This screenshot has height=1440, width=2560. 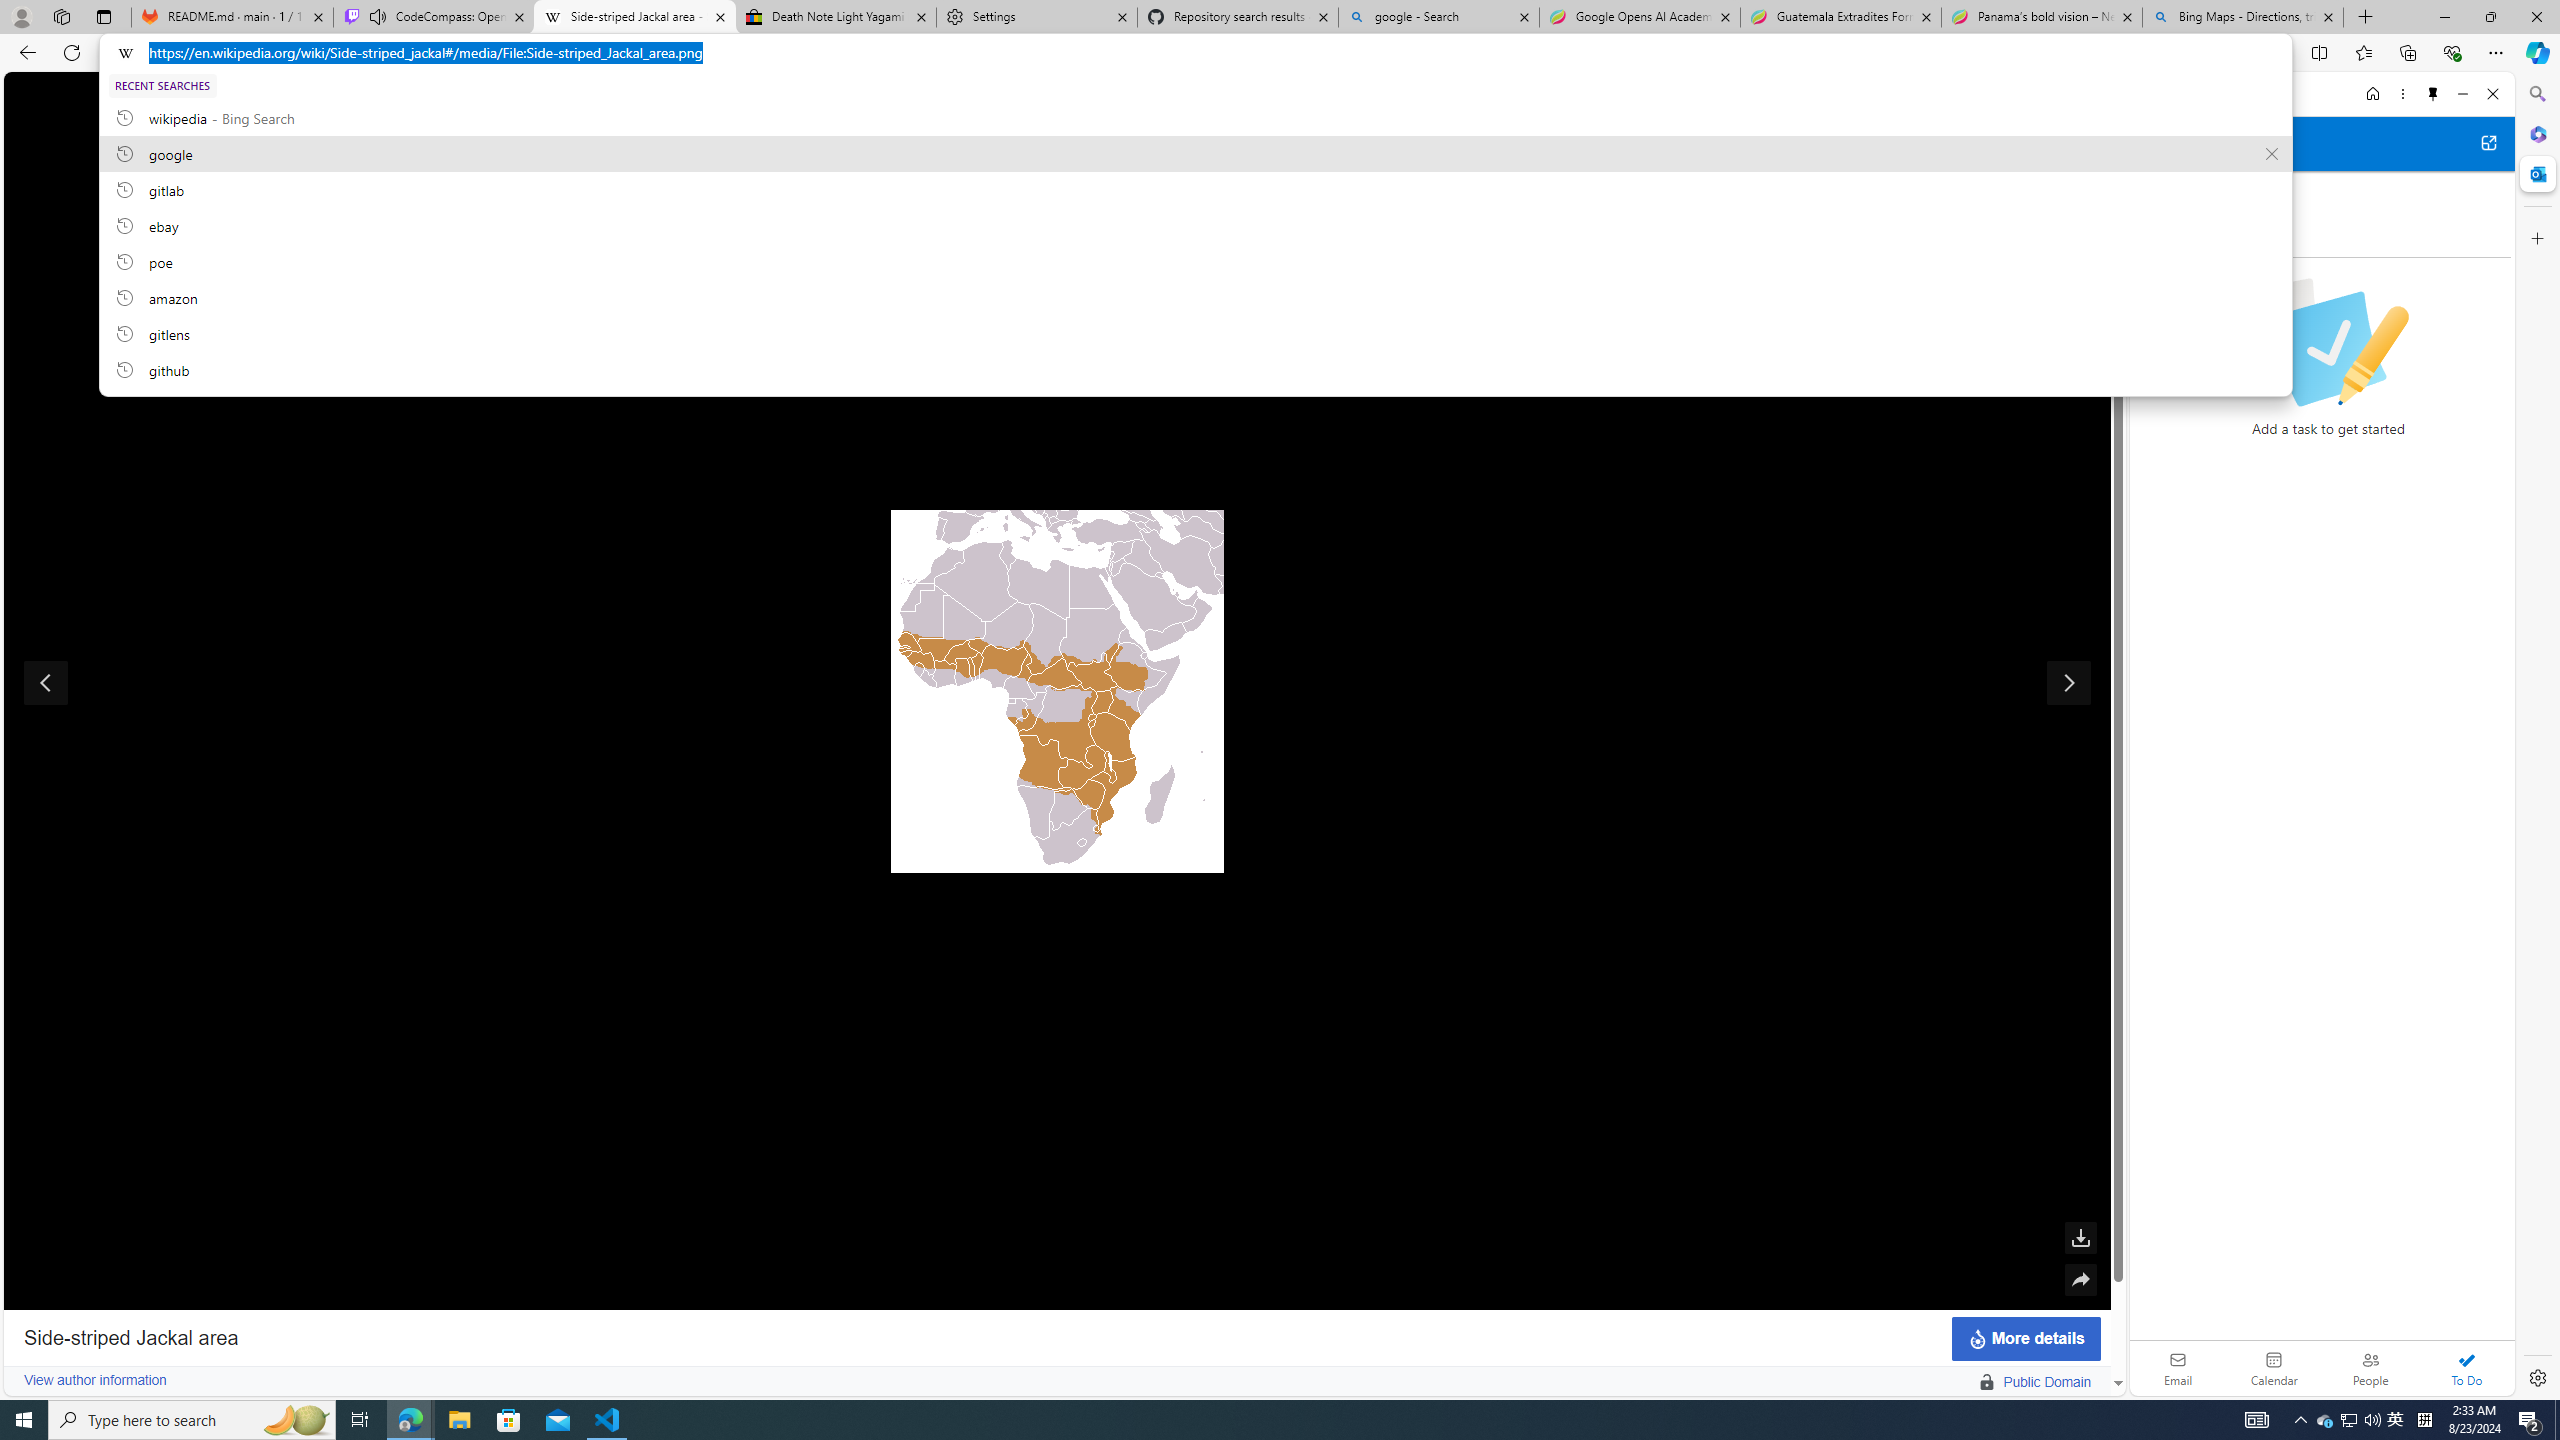 What do you see at coordinates (2068, 682) in the screenshot?
I see `'Show next image'` at bounding box center [2068, 682].